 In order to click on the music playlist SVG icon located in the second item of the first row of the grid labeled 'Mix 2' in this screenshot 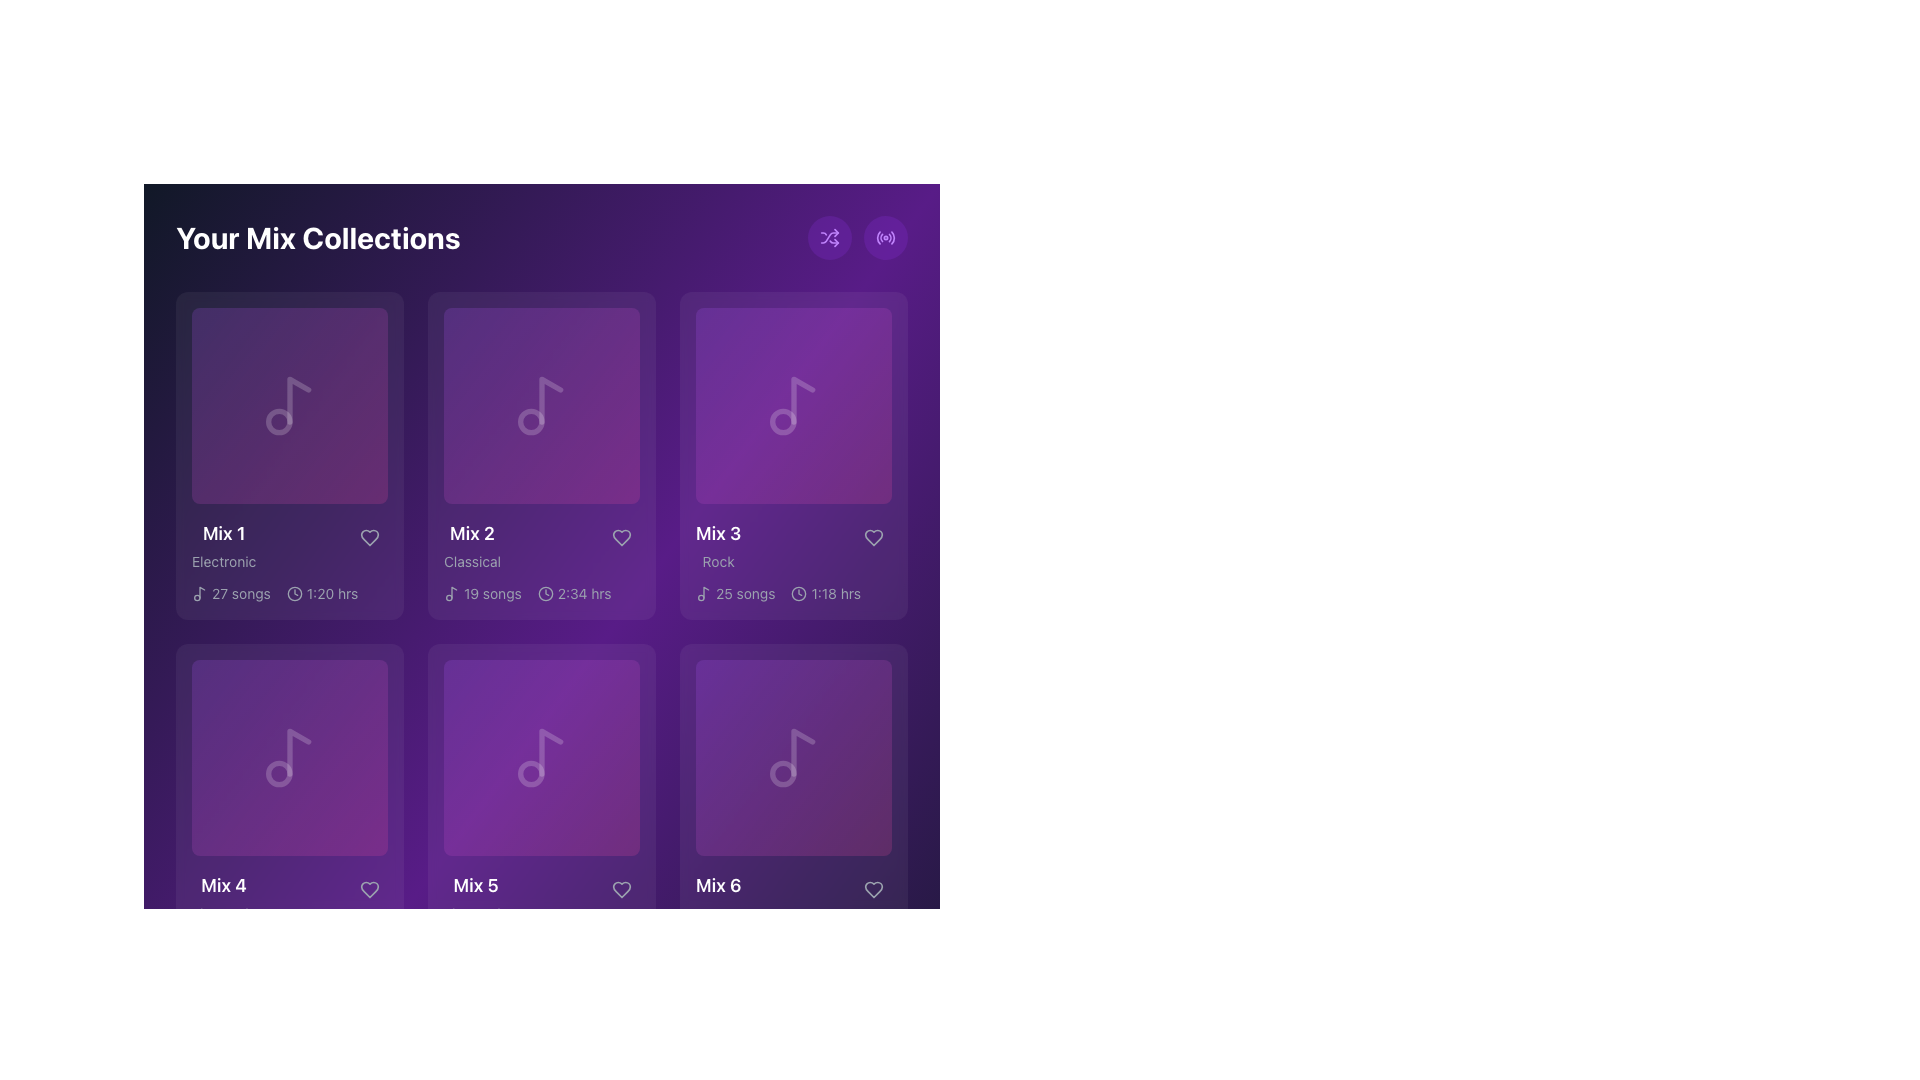, I will do `click(542, 405)`.